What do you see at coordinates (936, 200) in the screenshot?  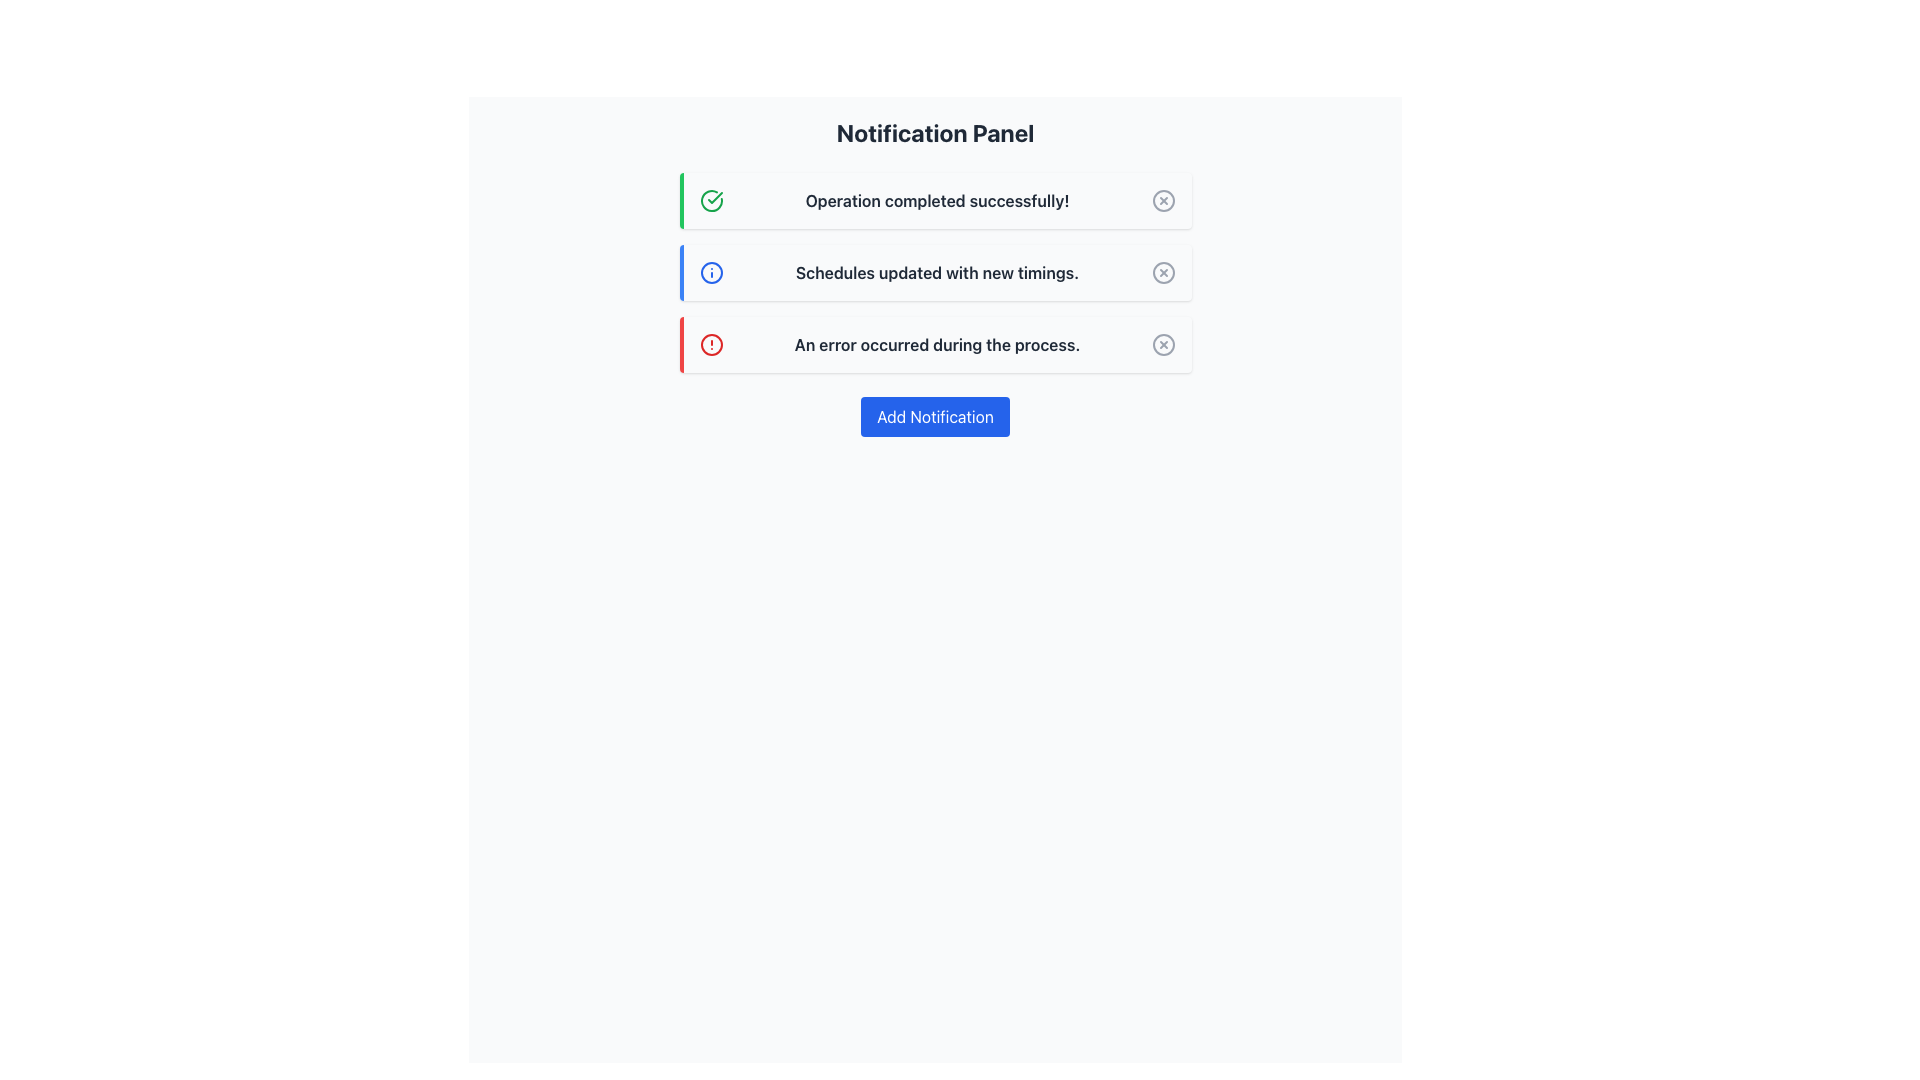 I see `the static text display that shows 'Operation completed successfully!' within the green-themed notification card` at bounding box center [936, 200].